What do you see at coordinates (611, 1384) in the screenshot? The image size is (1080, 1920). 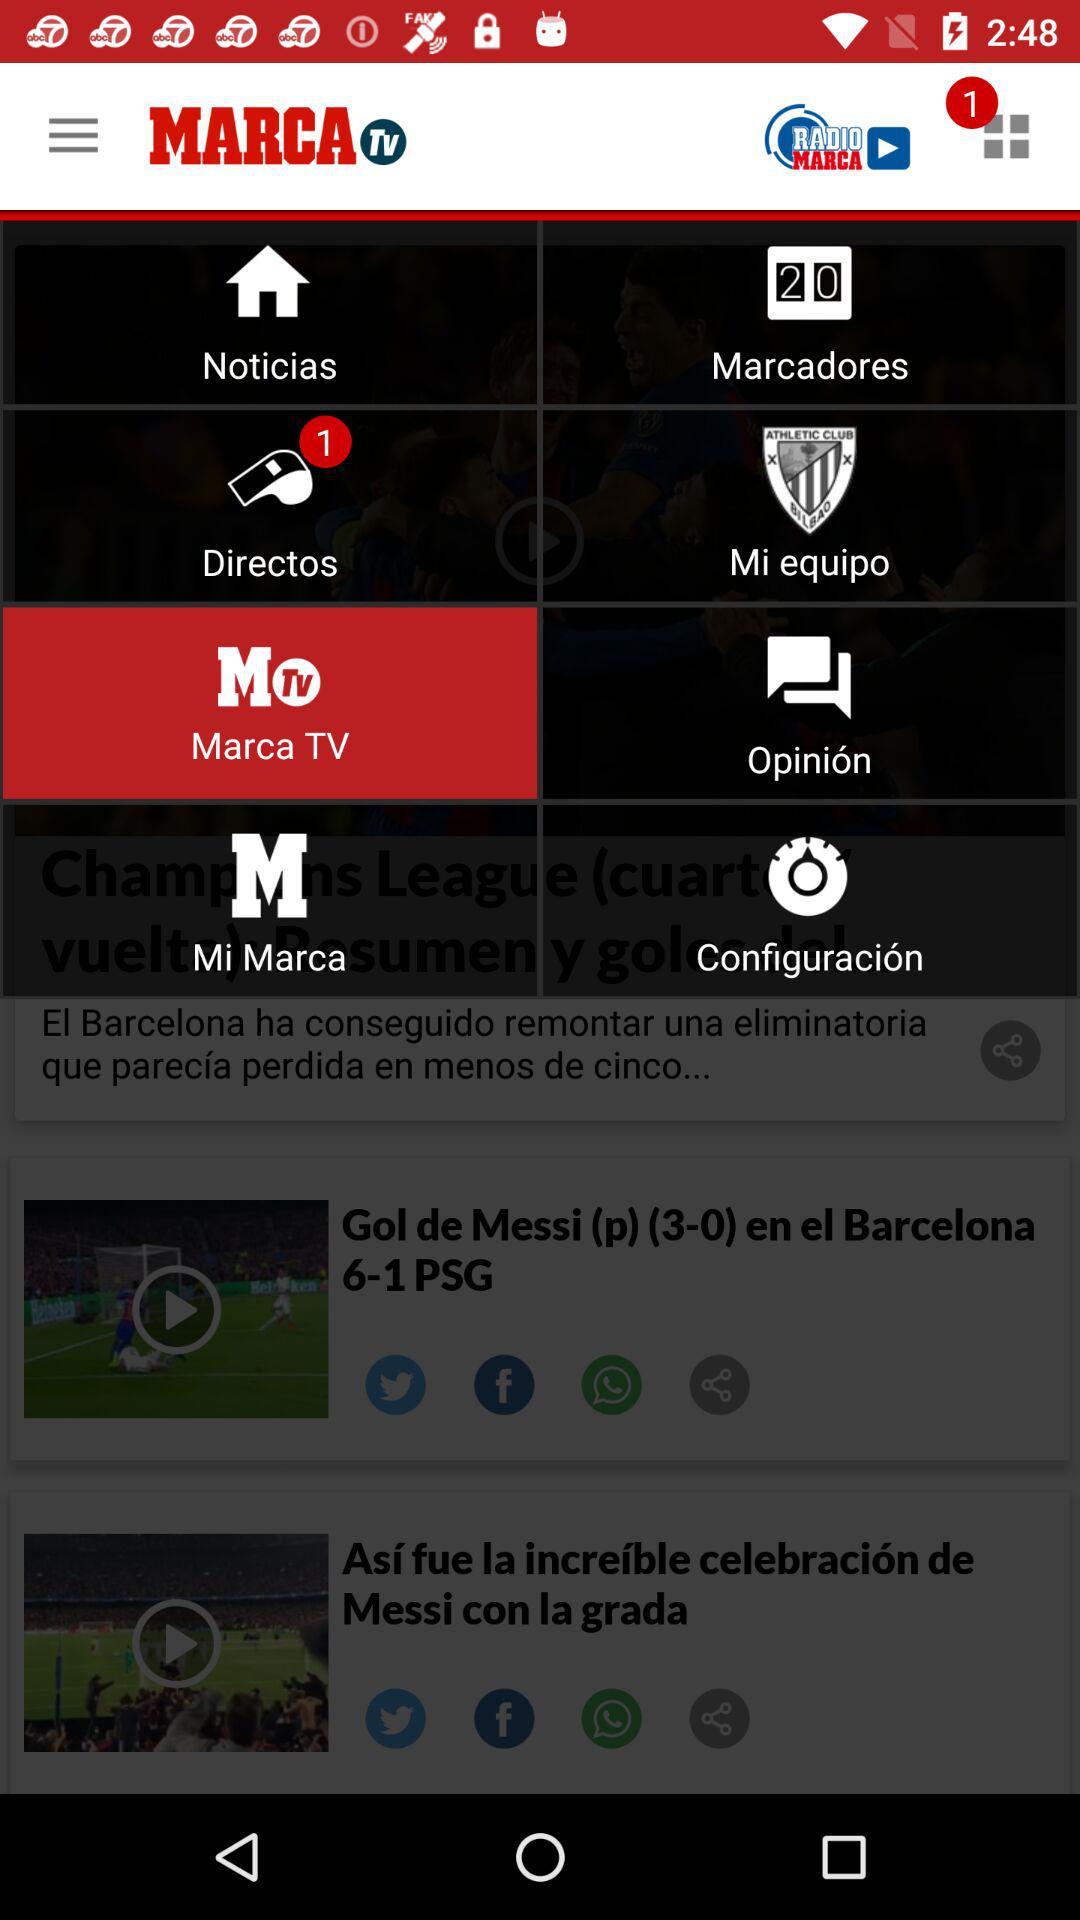 I see `share on whatsapp` at bounding box center [611, 1384].